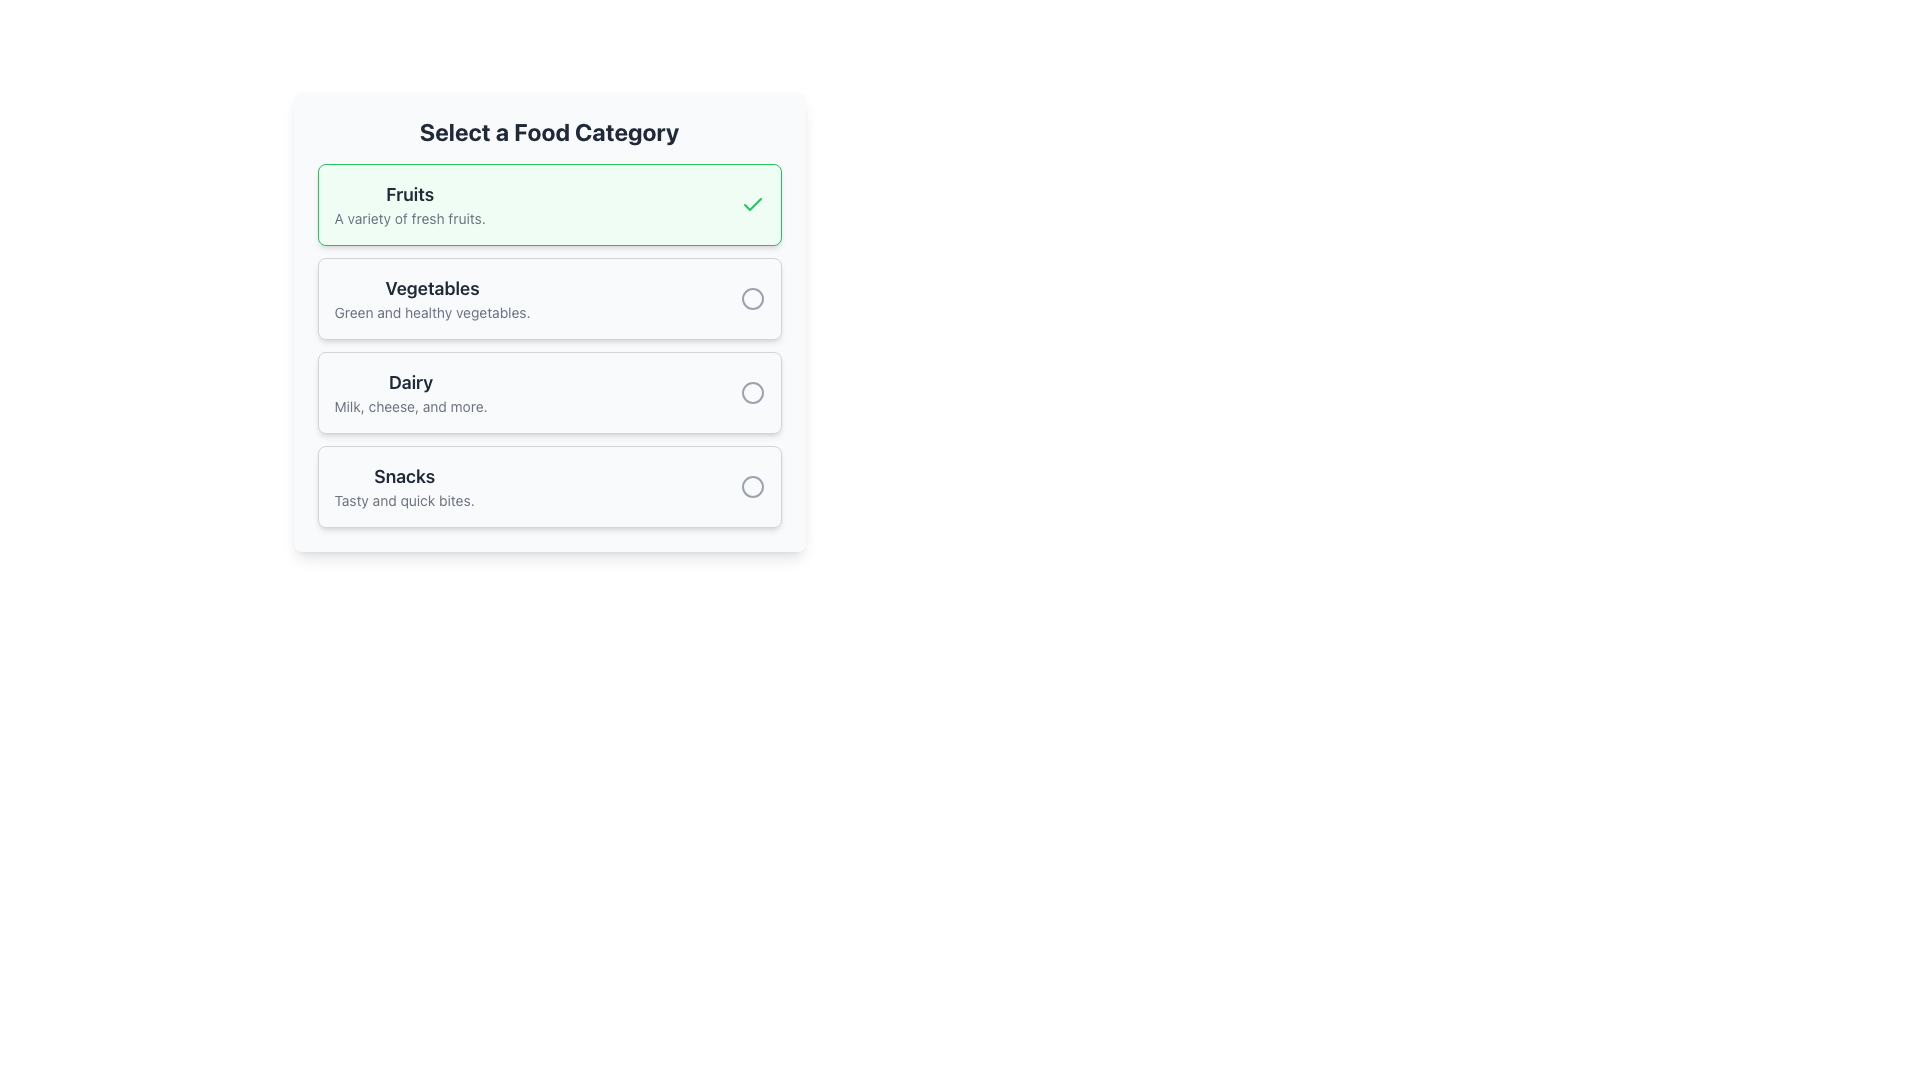 The width and height of the screenshot is (1920, 1080). What do you see at coordinates (410, 382) in the screenshot?
I see `the 'Dairy' section title text label, which is the top text element in the third selectable row of the 'Select a Food Category' list` at bounding box center [410, 382].